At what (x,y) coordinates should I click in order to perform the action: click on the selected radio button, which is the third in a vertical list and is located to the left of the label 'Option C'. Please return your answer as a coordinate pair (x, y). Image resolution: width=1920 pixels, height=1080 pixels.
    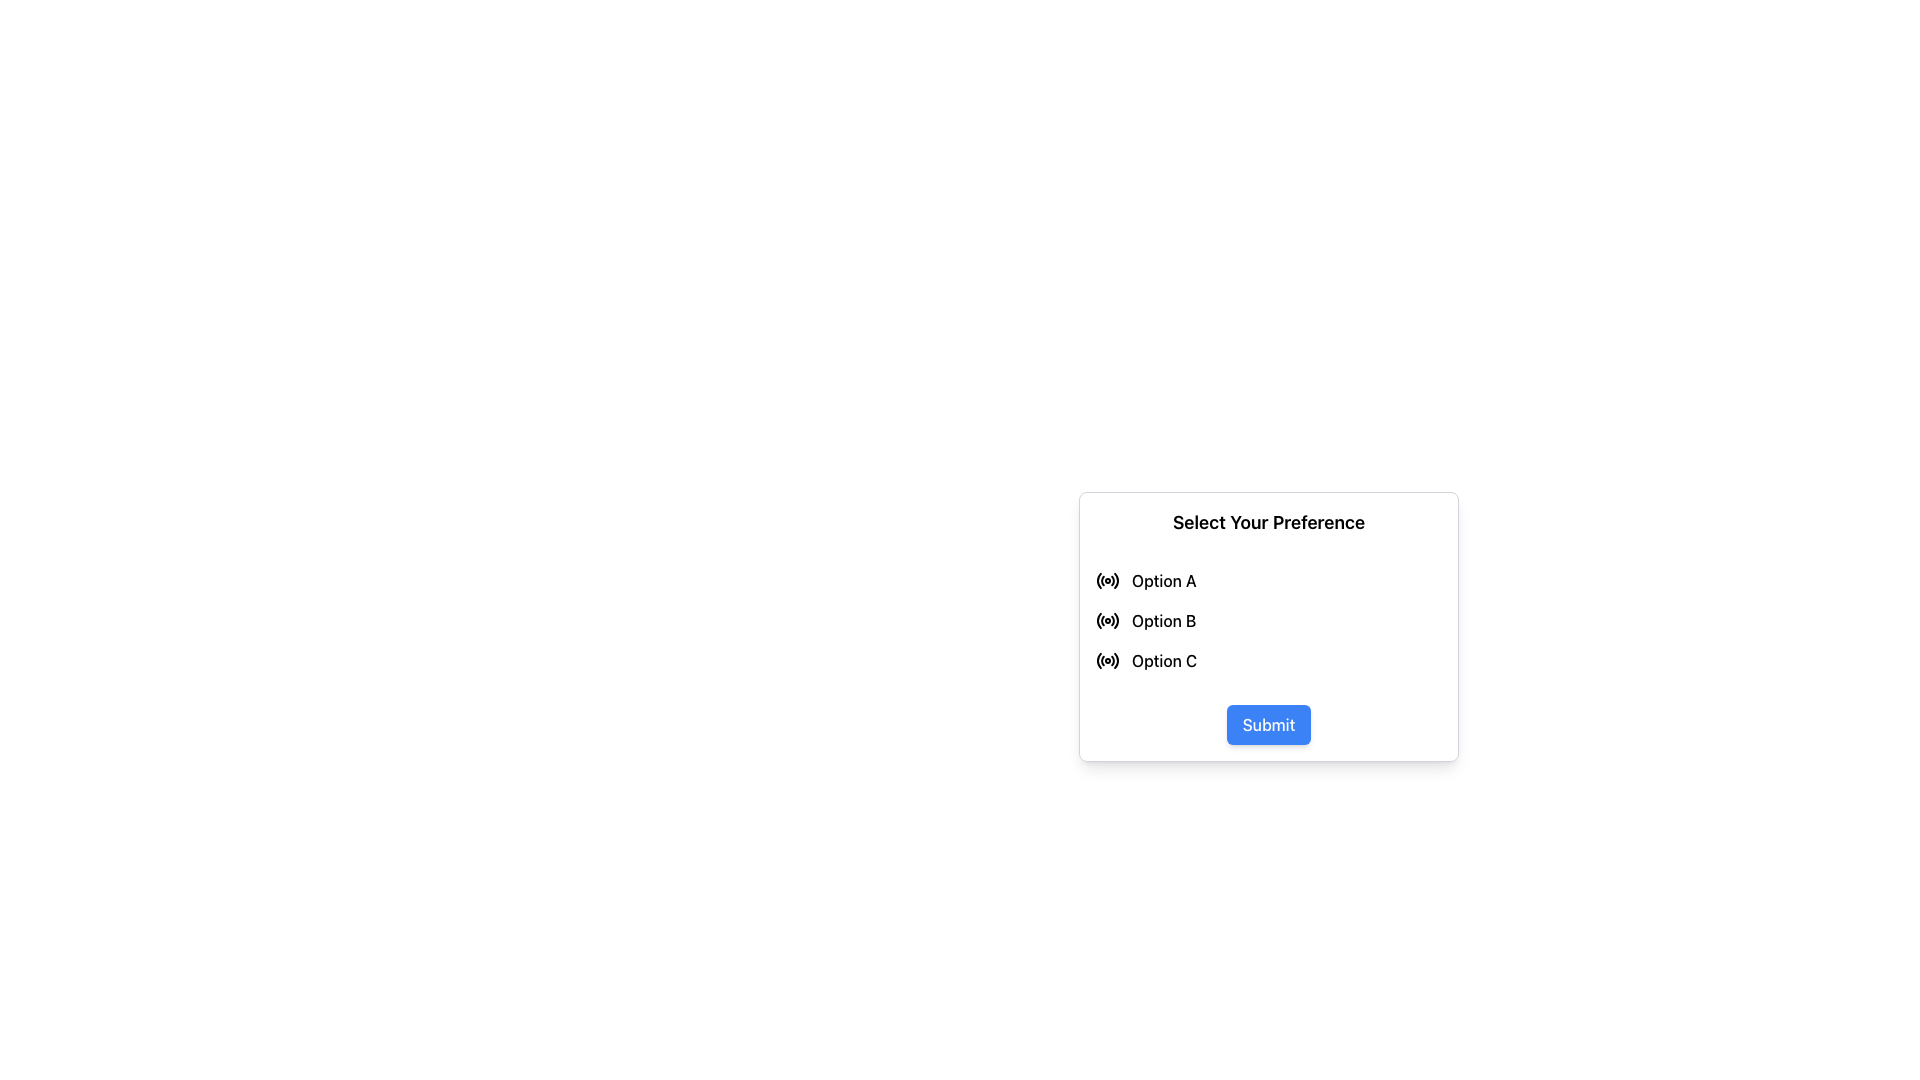
    Looking at the image, I should click on (1107, 660).